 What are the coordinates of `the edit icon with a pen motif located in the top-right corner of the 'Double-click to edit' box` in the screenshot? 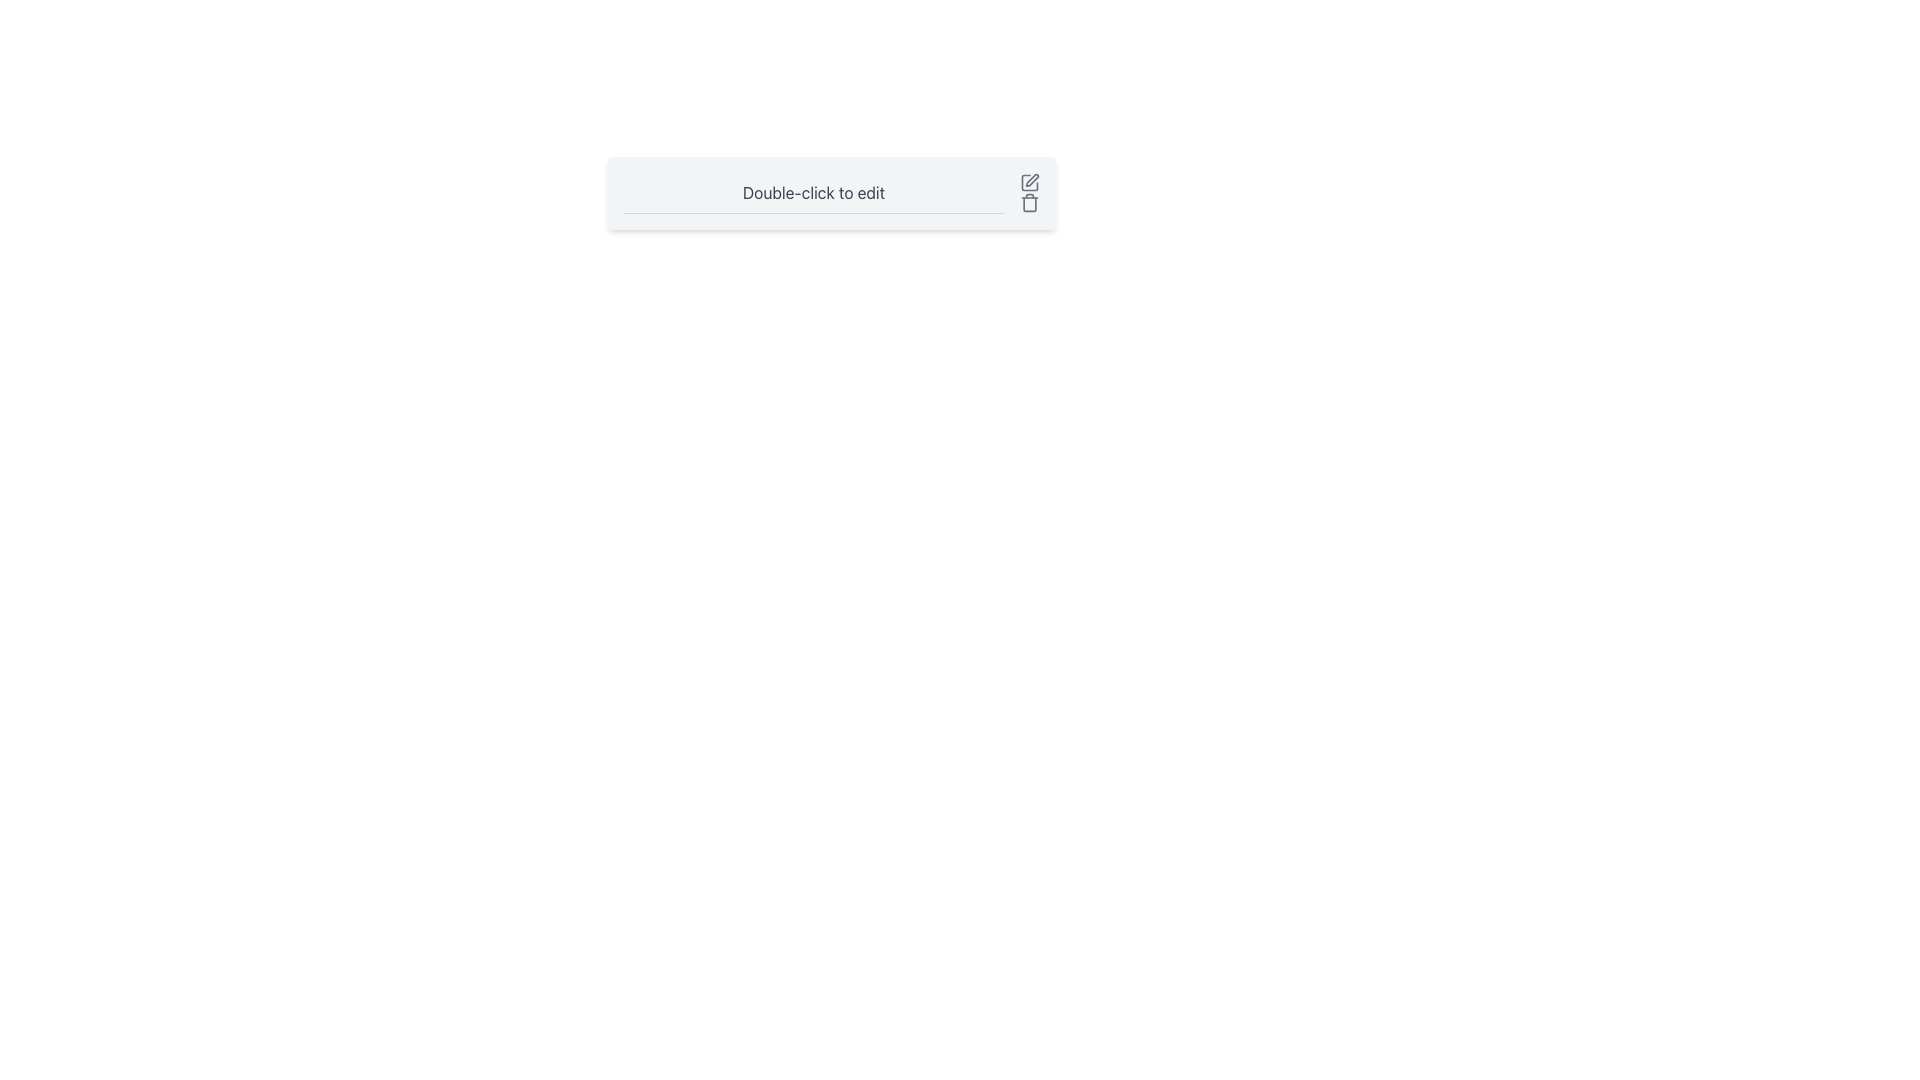 It's located at (1030, 182).